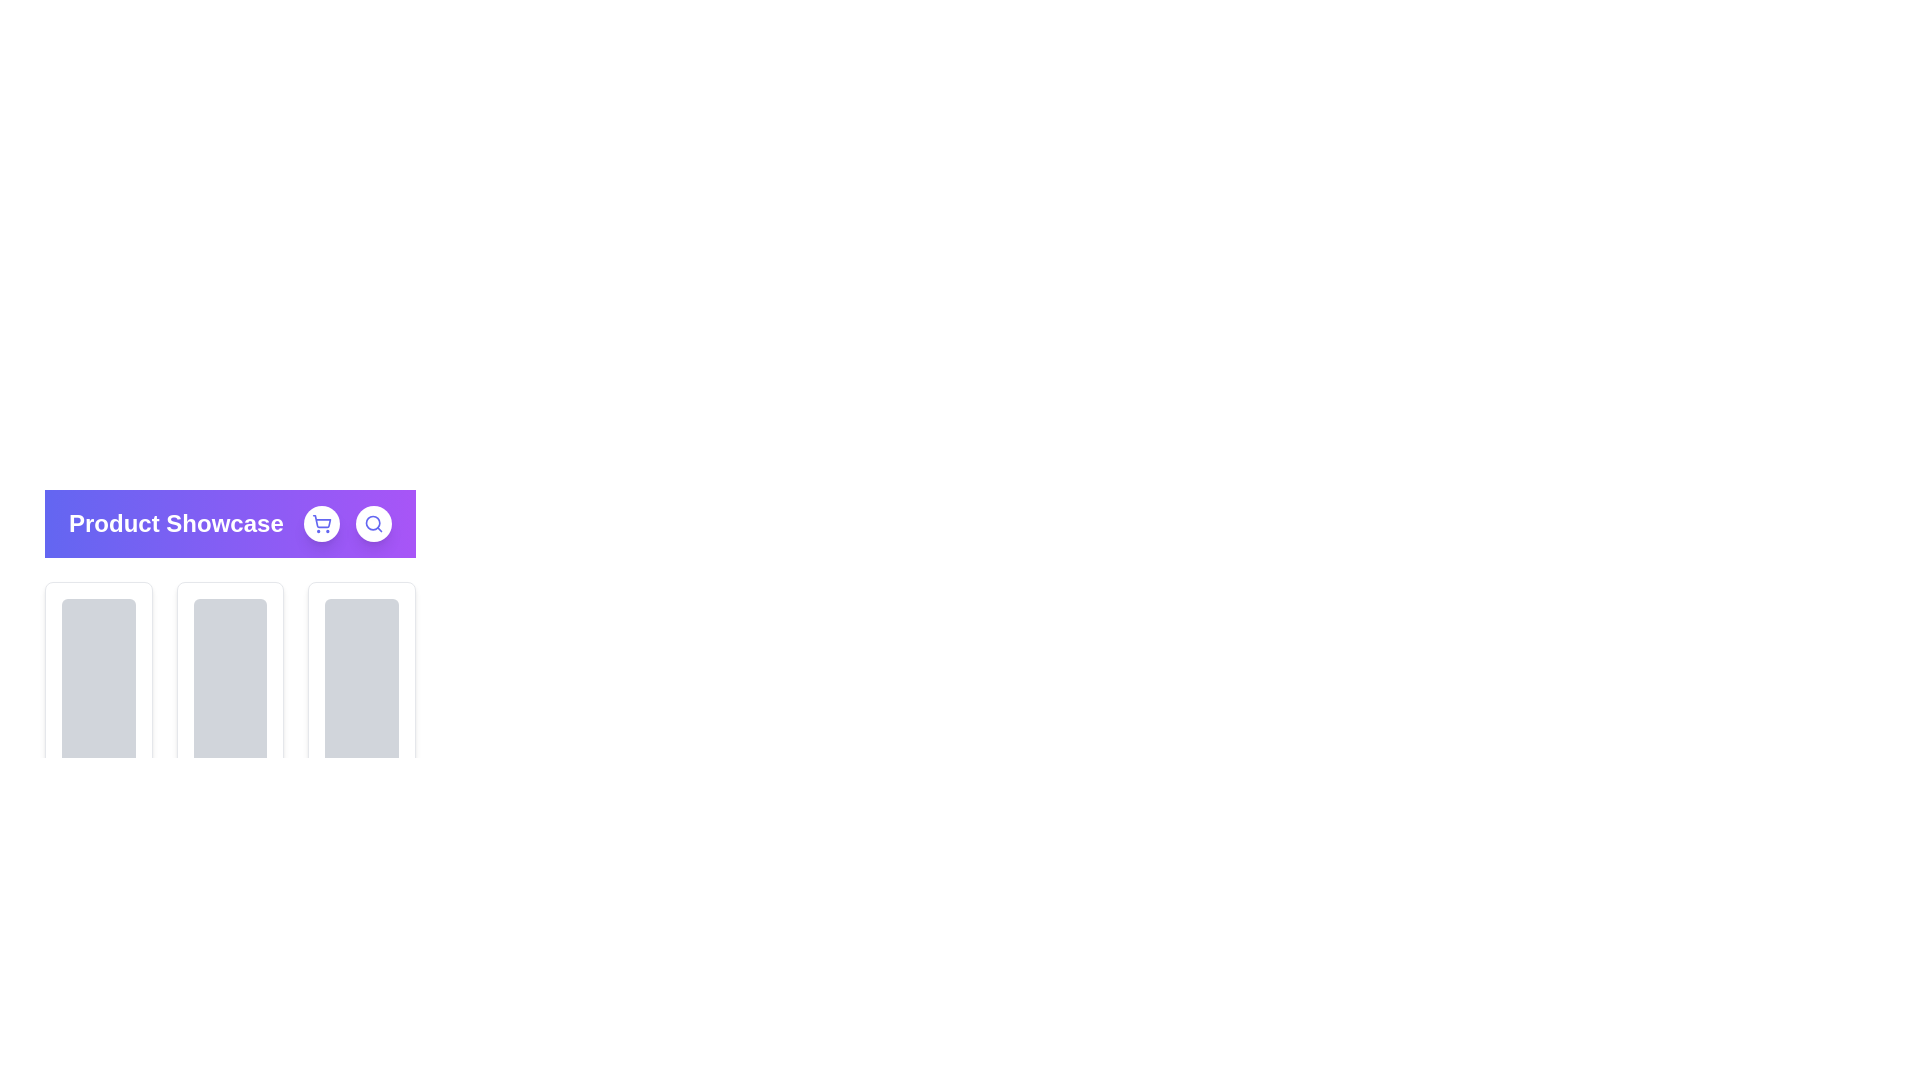 The height and width of the screenshot is (1080, 1920). What do you see at coordinates (321, 523) in the screenshot?
I see `the shopping cart icon button located in the header section, positioned between the 'Product Showcase' label and the search icon` at bounding box center [321, 523].